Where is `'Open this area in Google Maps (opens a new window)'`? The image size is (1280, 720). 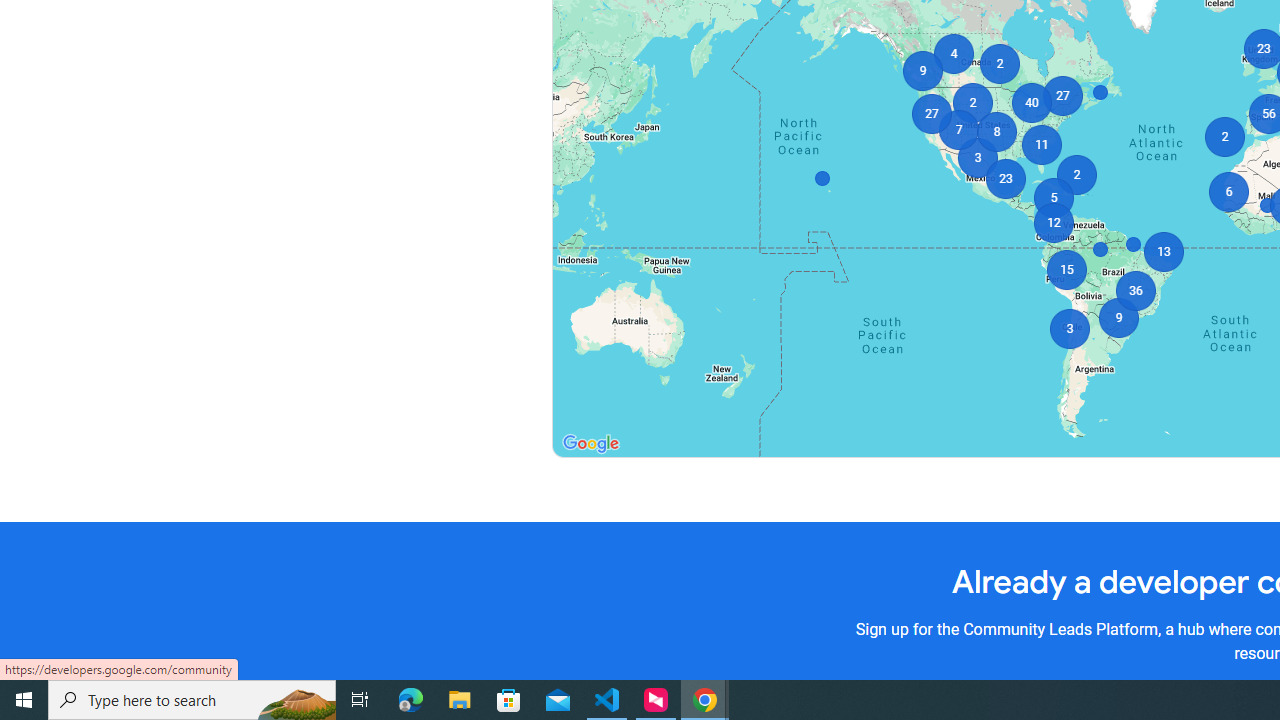 'Open this area in Google Maps (opens a new window)' is located at coordinates (589, 443).